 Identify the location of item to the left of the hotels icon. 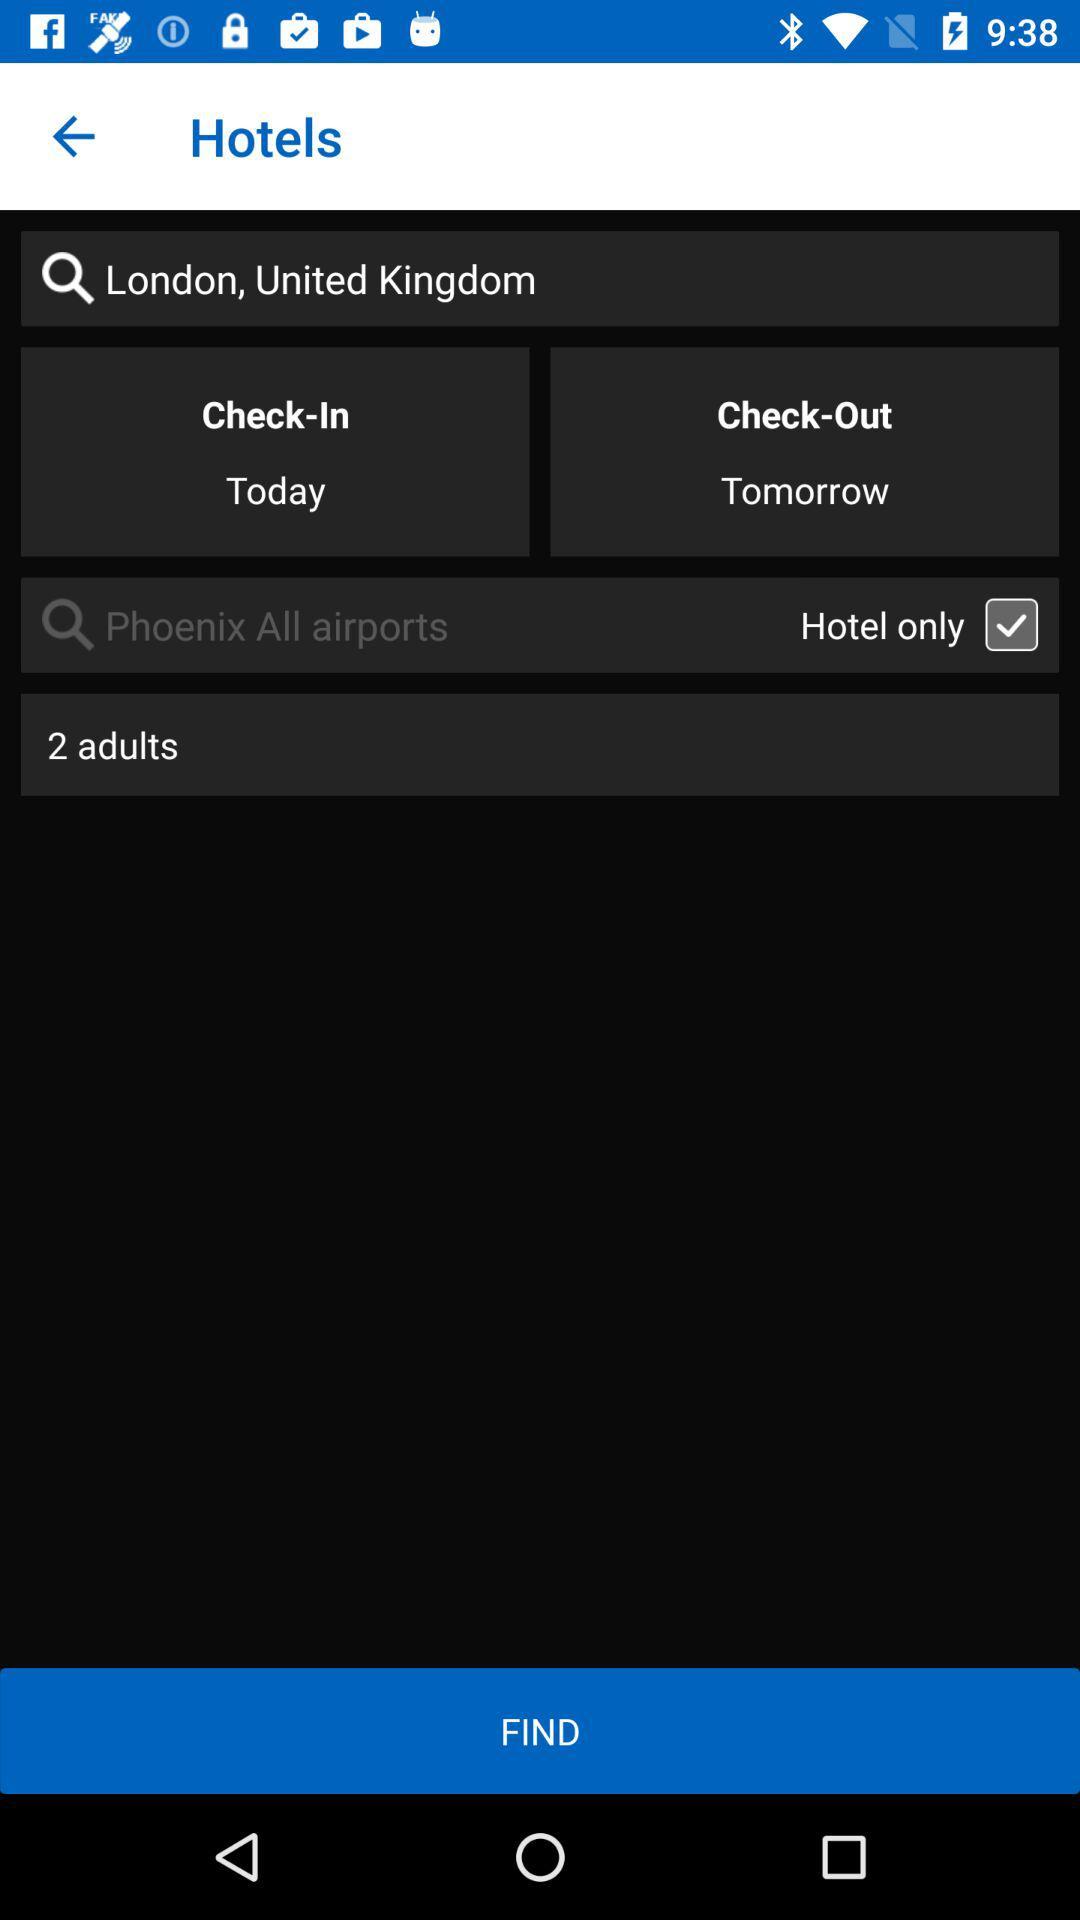
(72, 135).